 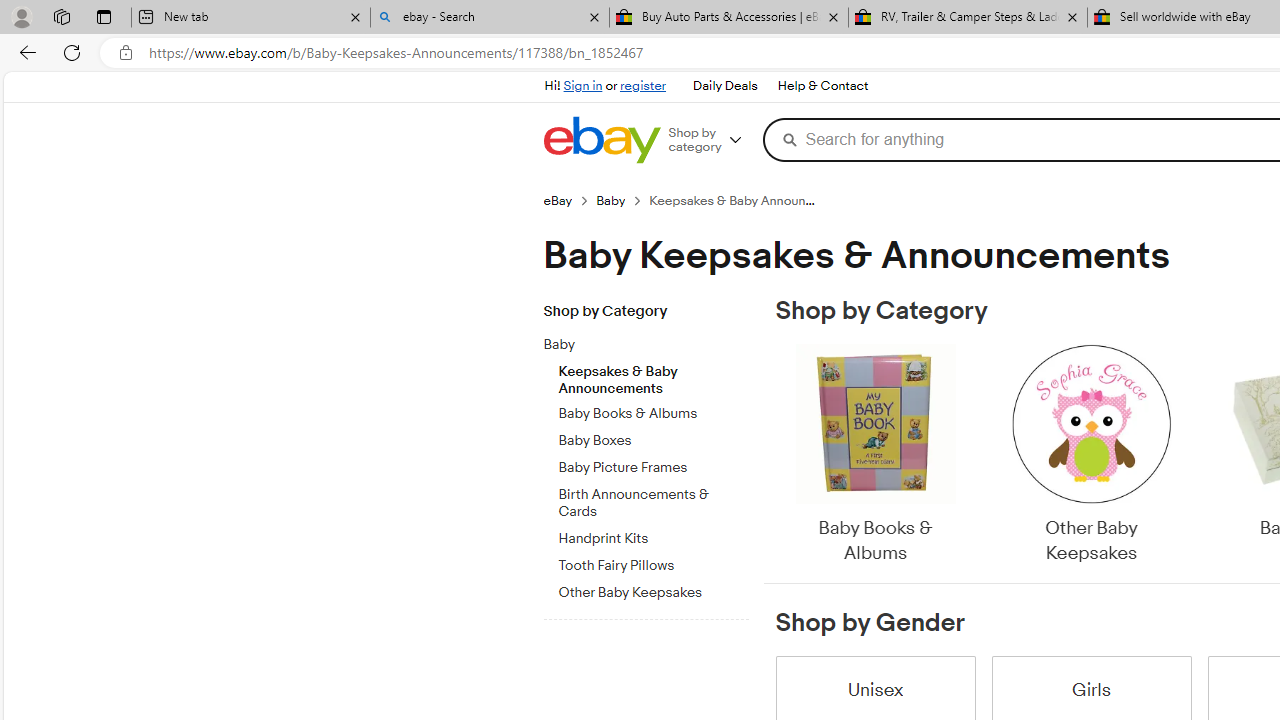 I want to click on 'Baby Boxes', so click(x=653, y=440).